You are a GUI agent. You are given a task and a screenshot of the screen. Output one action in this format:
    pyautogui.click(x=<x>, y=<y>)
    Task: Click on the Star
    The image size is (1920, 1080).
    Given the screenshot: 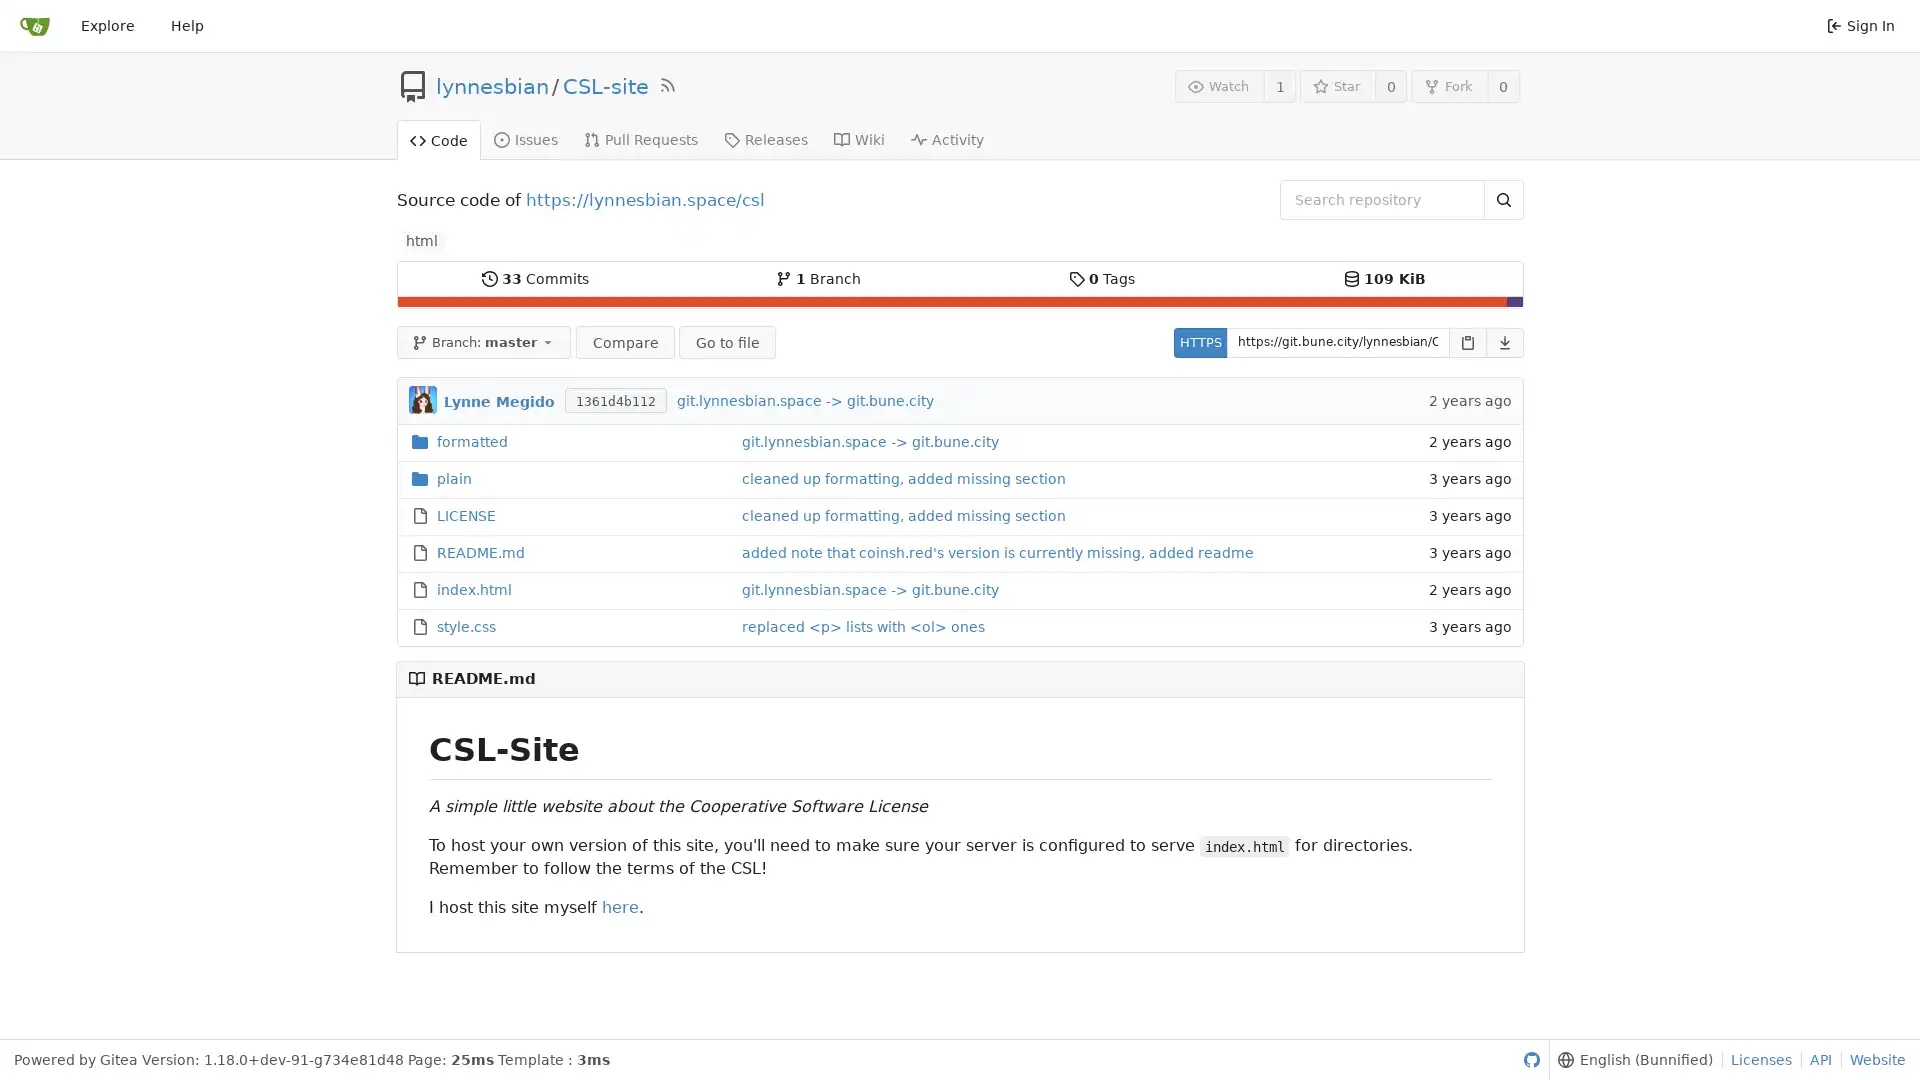 What is the action you would take?
    pyautogui.click(x=1337, y=85)
    